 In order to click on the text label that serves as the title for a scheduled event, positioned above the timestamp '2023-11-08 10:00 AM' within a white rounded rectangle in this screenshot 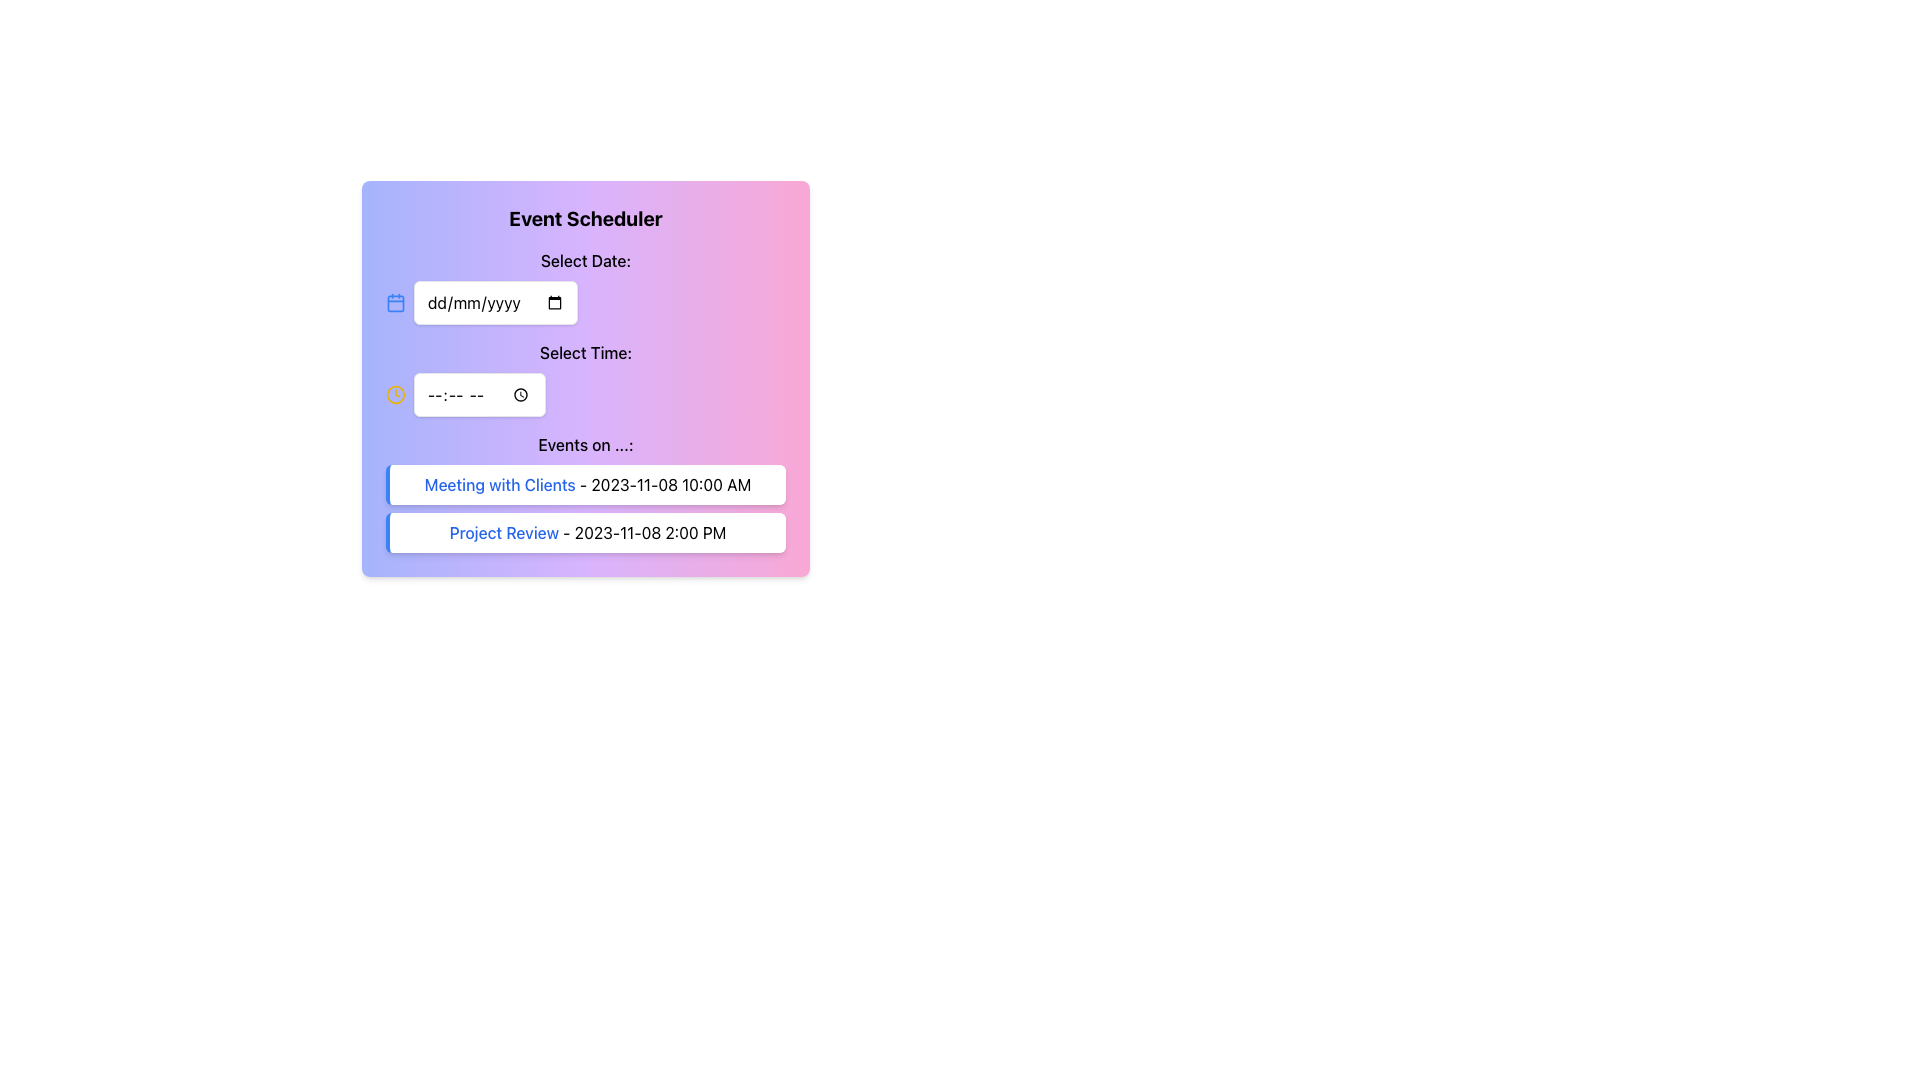, I will do `click(499, 485)`.